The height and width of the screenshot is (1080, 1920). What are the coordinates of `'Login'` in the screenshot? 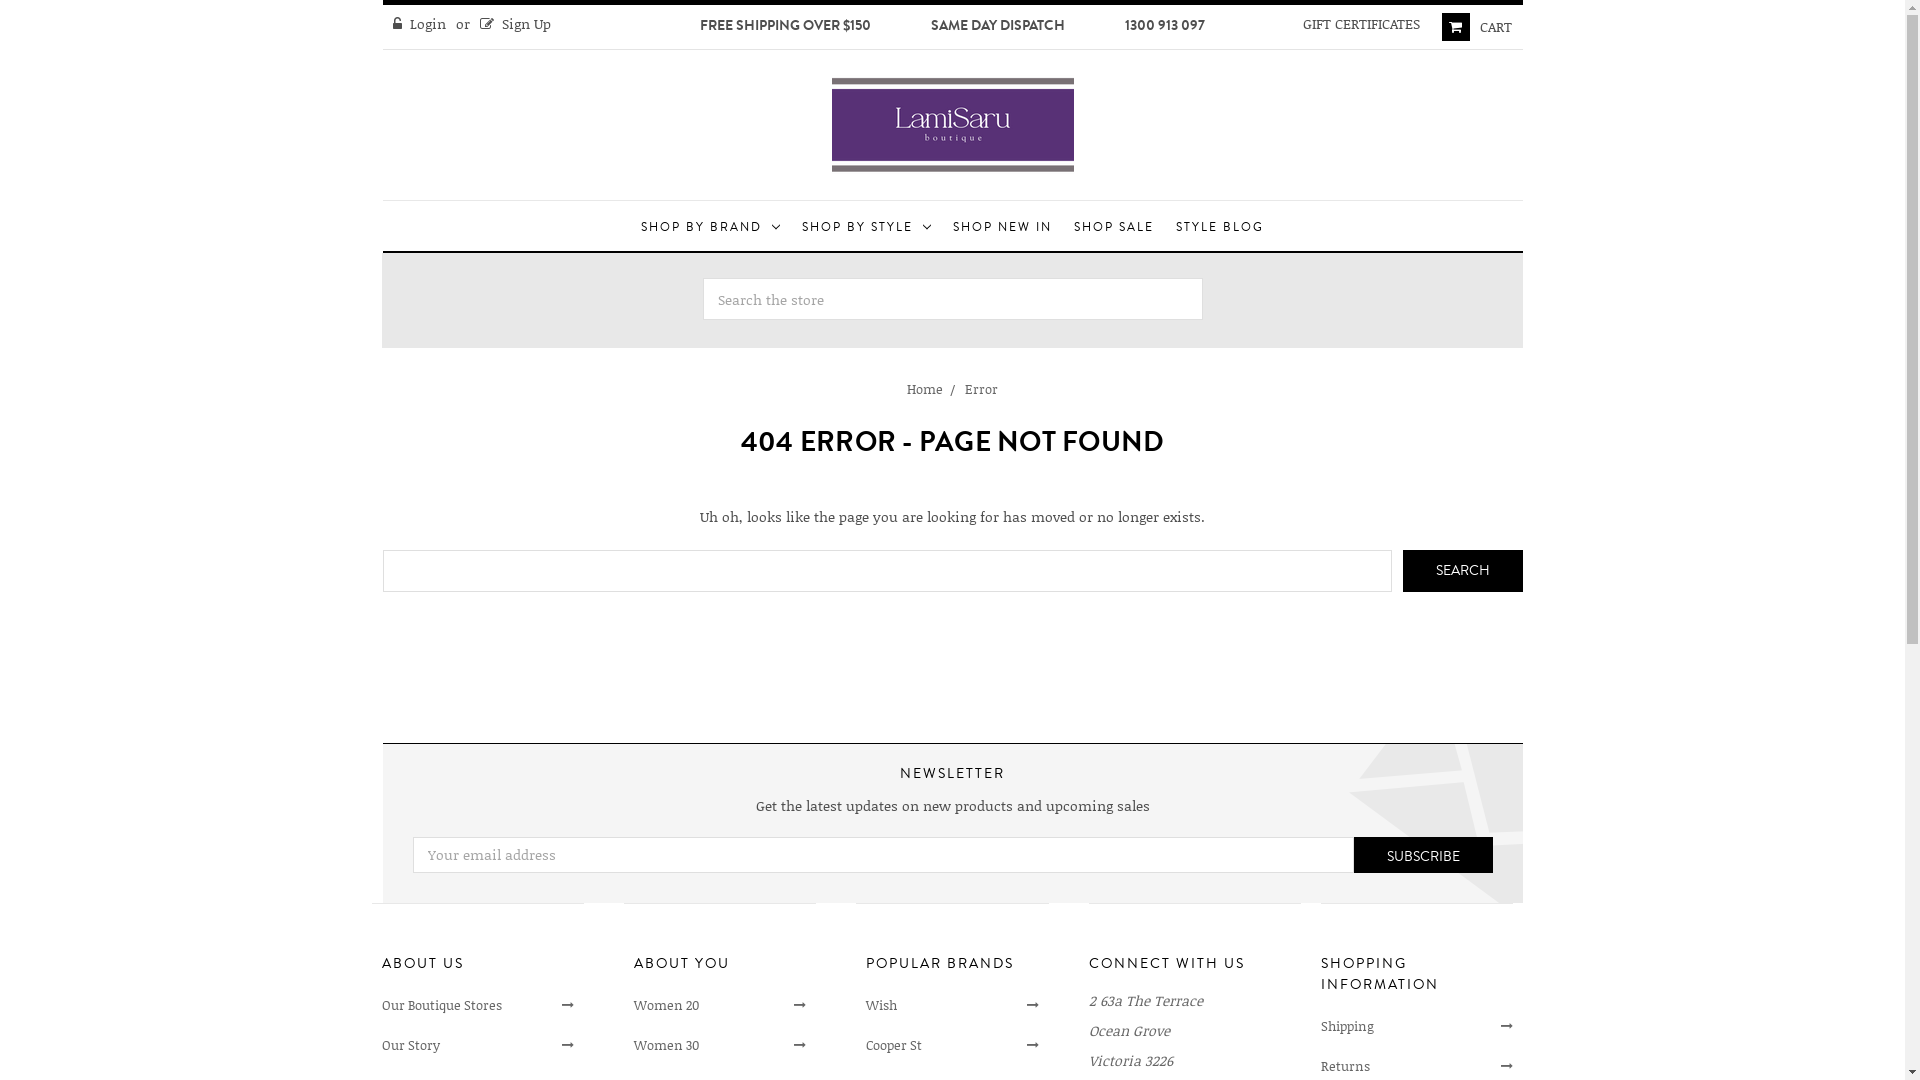 It's located at (418, 23).